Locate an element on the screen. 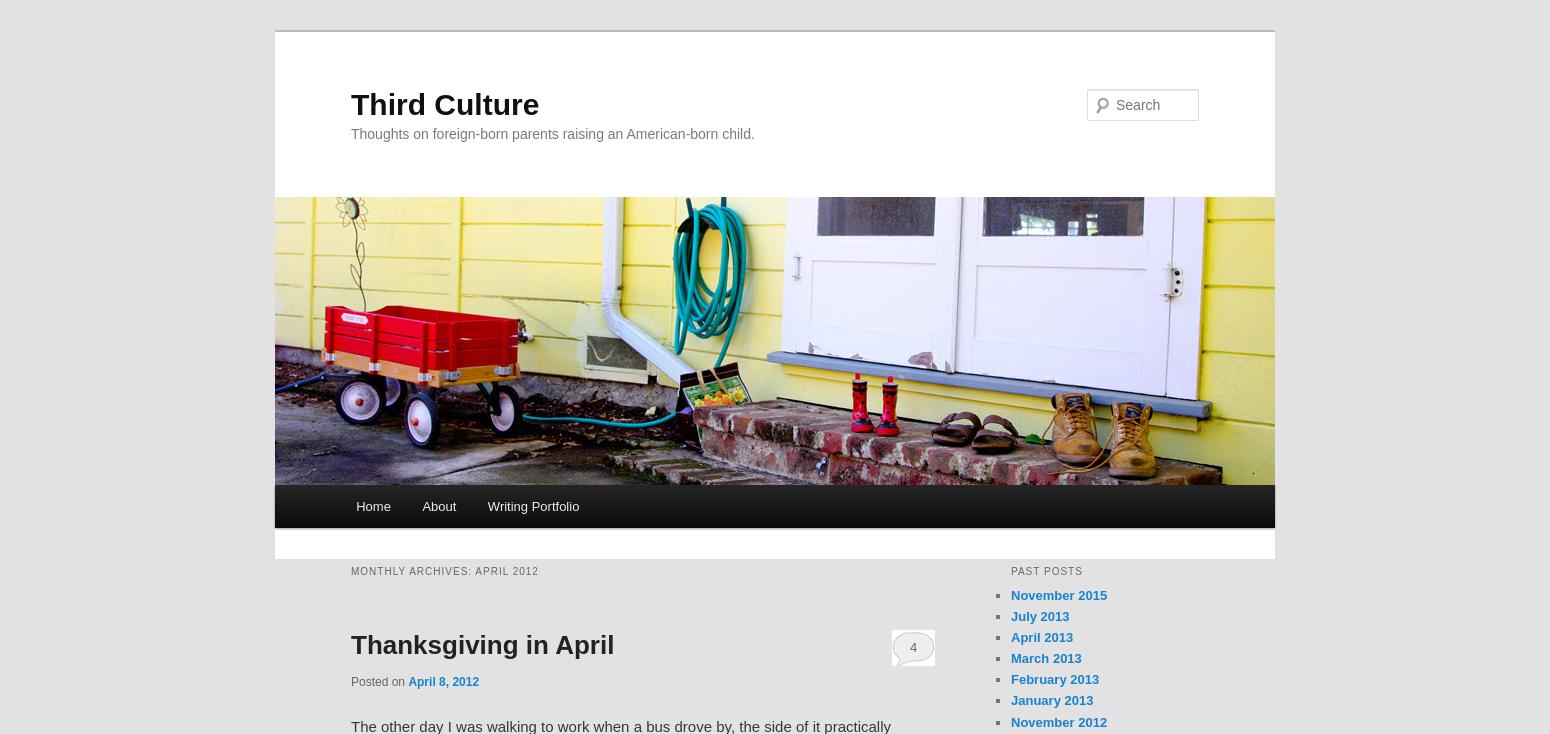 This screenshot has width=1550, height=734. 'November 2012' is located at coordinates (1058, 721).